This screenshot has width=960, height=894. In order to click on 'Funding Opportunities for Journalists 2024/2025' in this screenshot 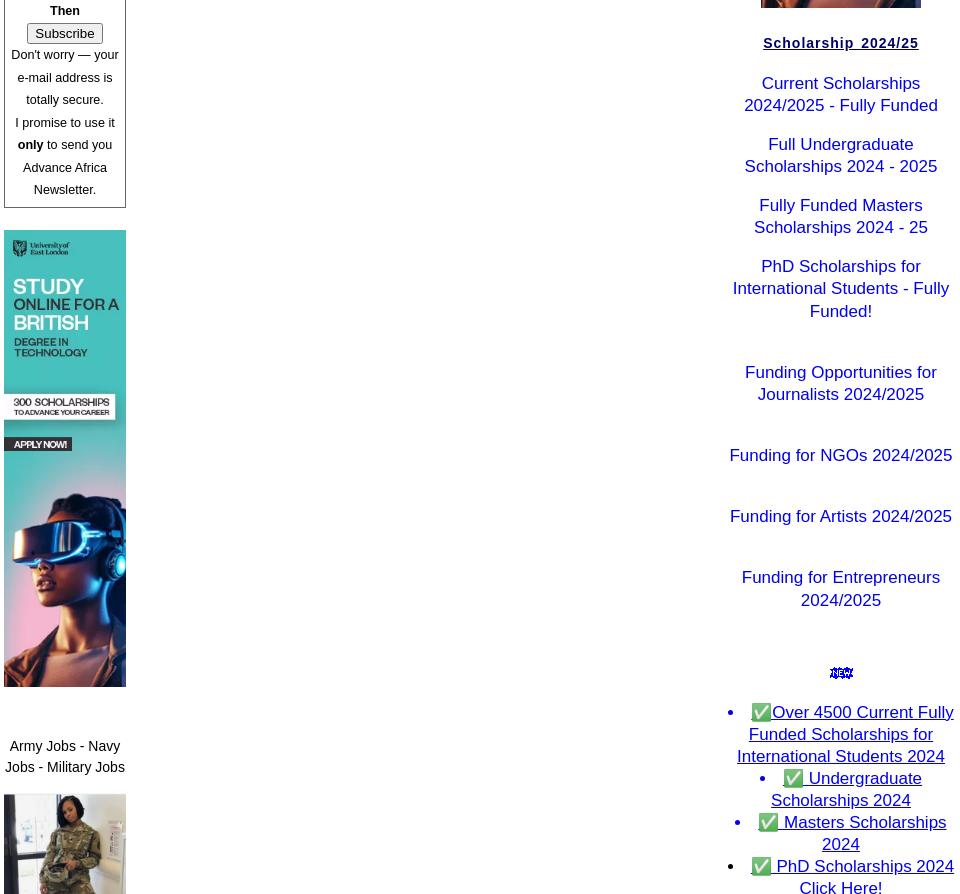, I will do `click(840, 381)`.